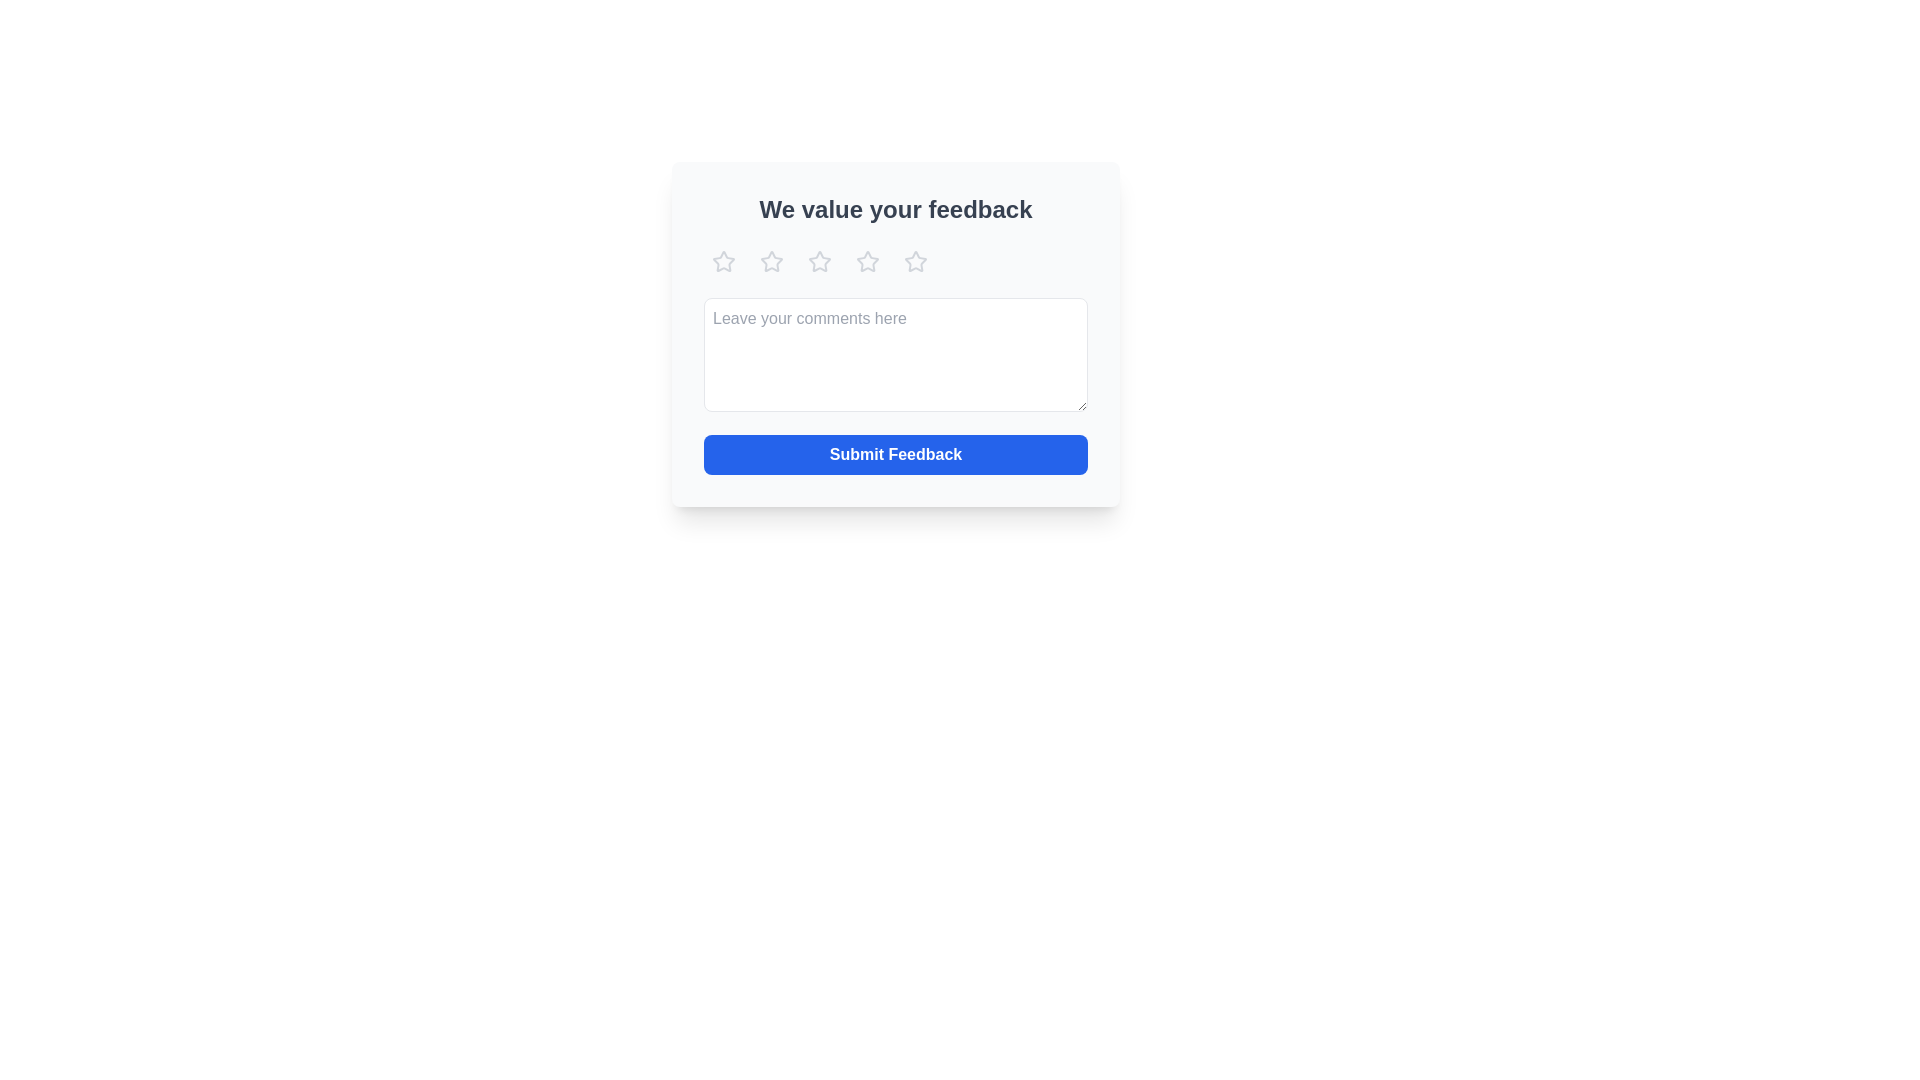  Describe the element at coordinates (771, 261) in the screenshot. I see `the second star icon in the rating system` at that location.